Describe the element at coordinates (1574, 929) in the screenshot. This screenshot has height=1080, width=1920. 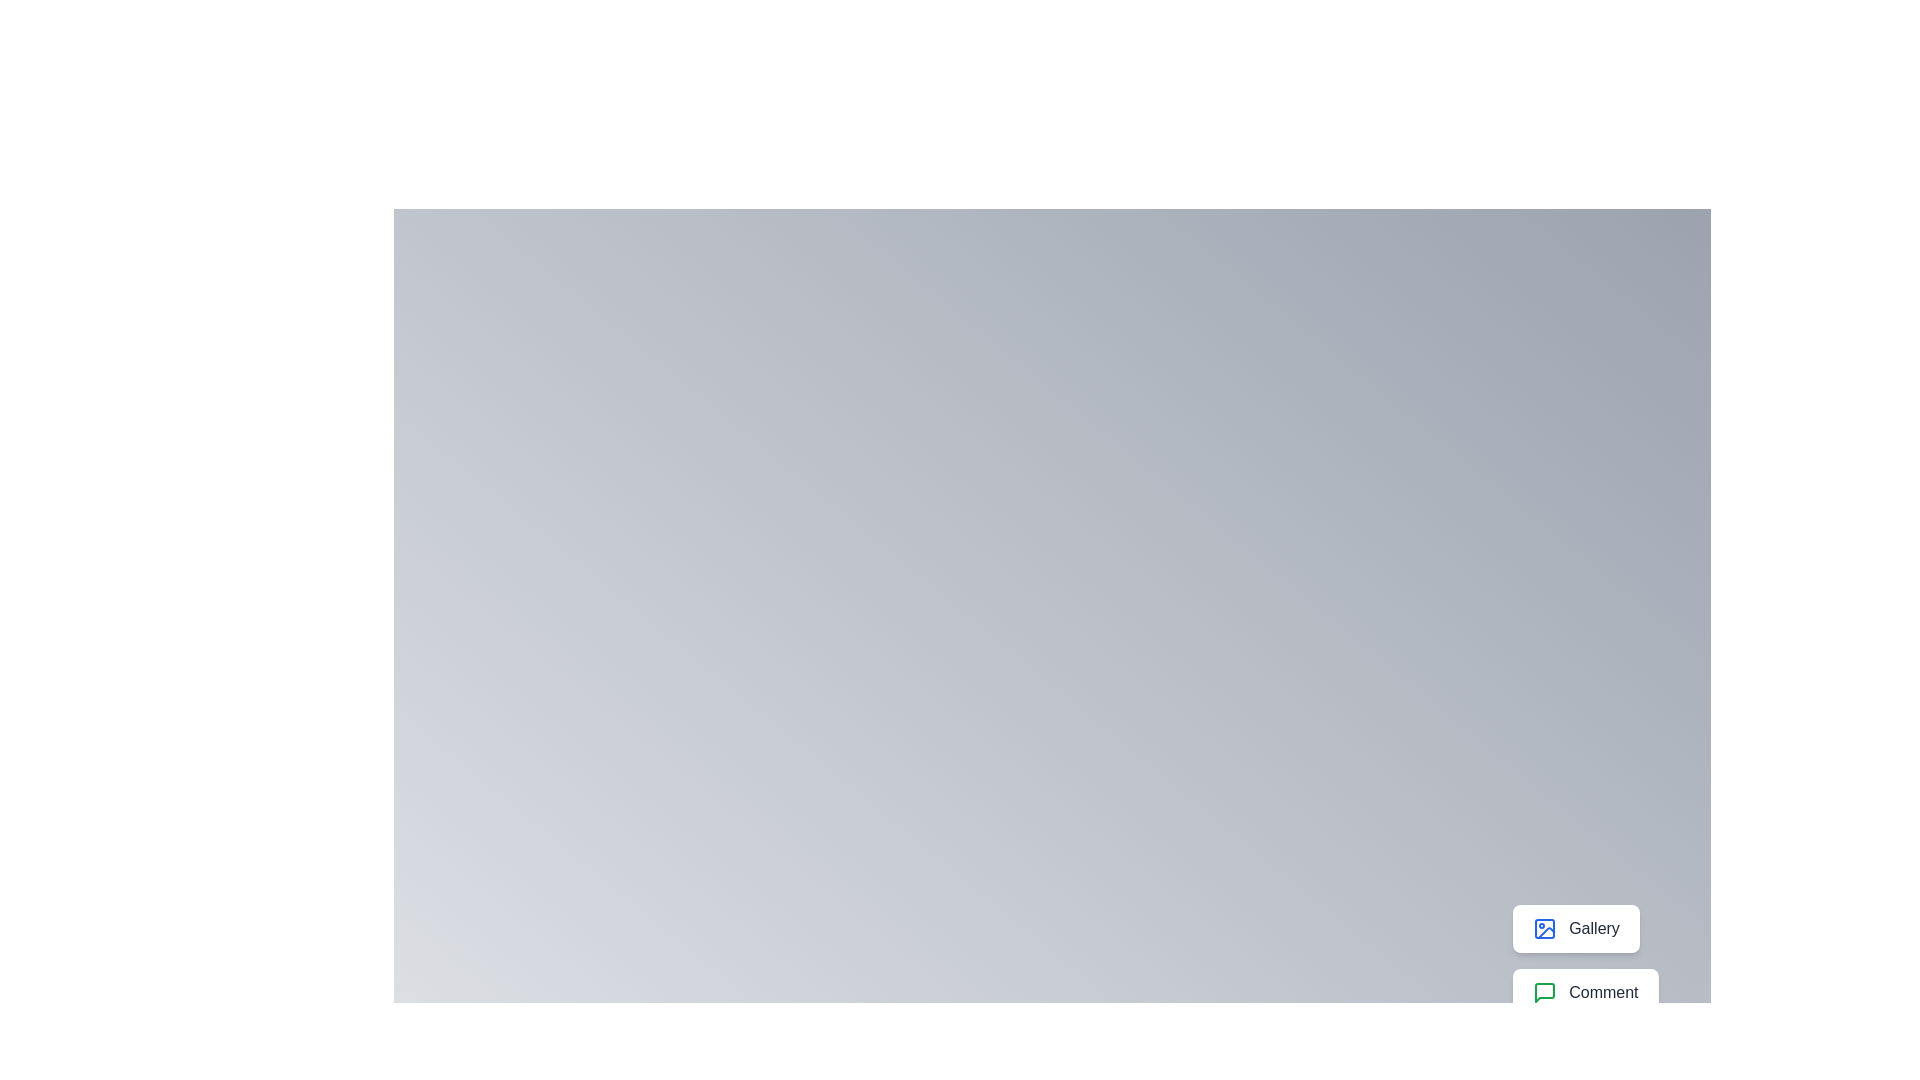
I see `the 'Gallery' button` at that location.